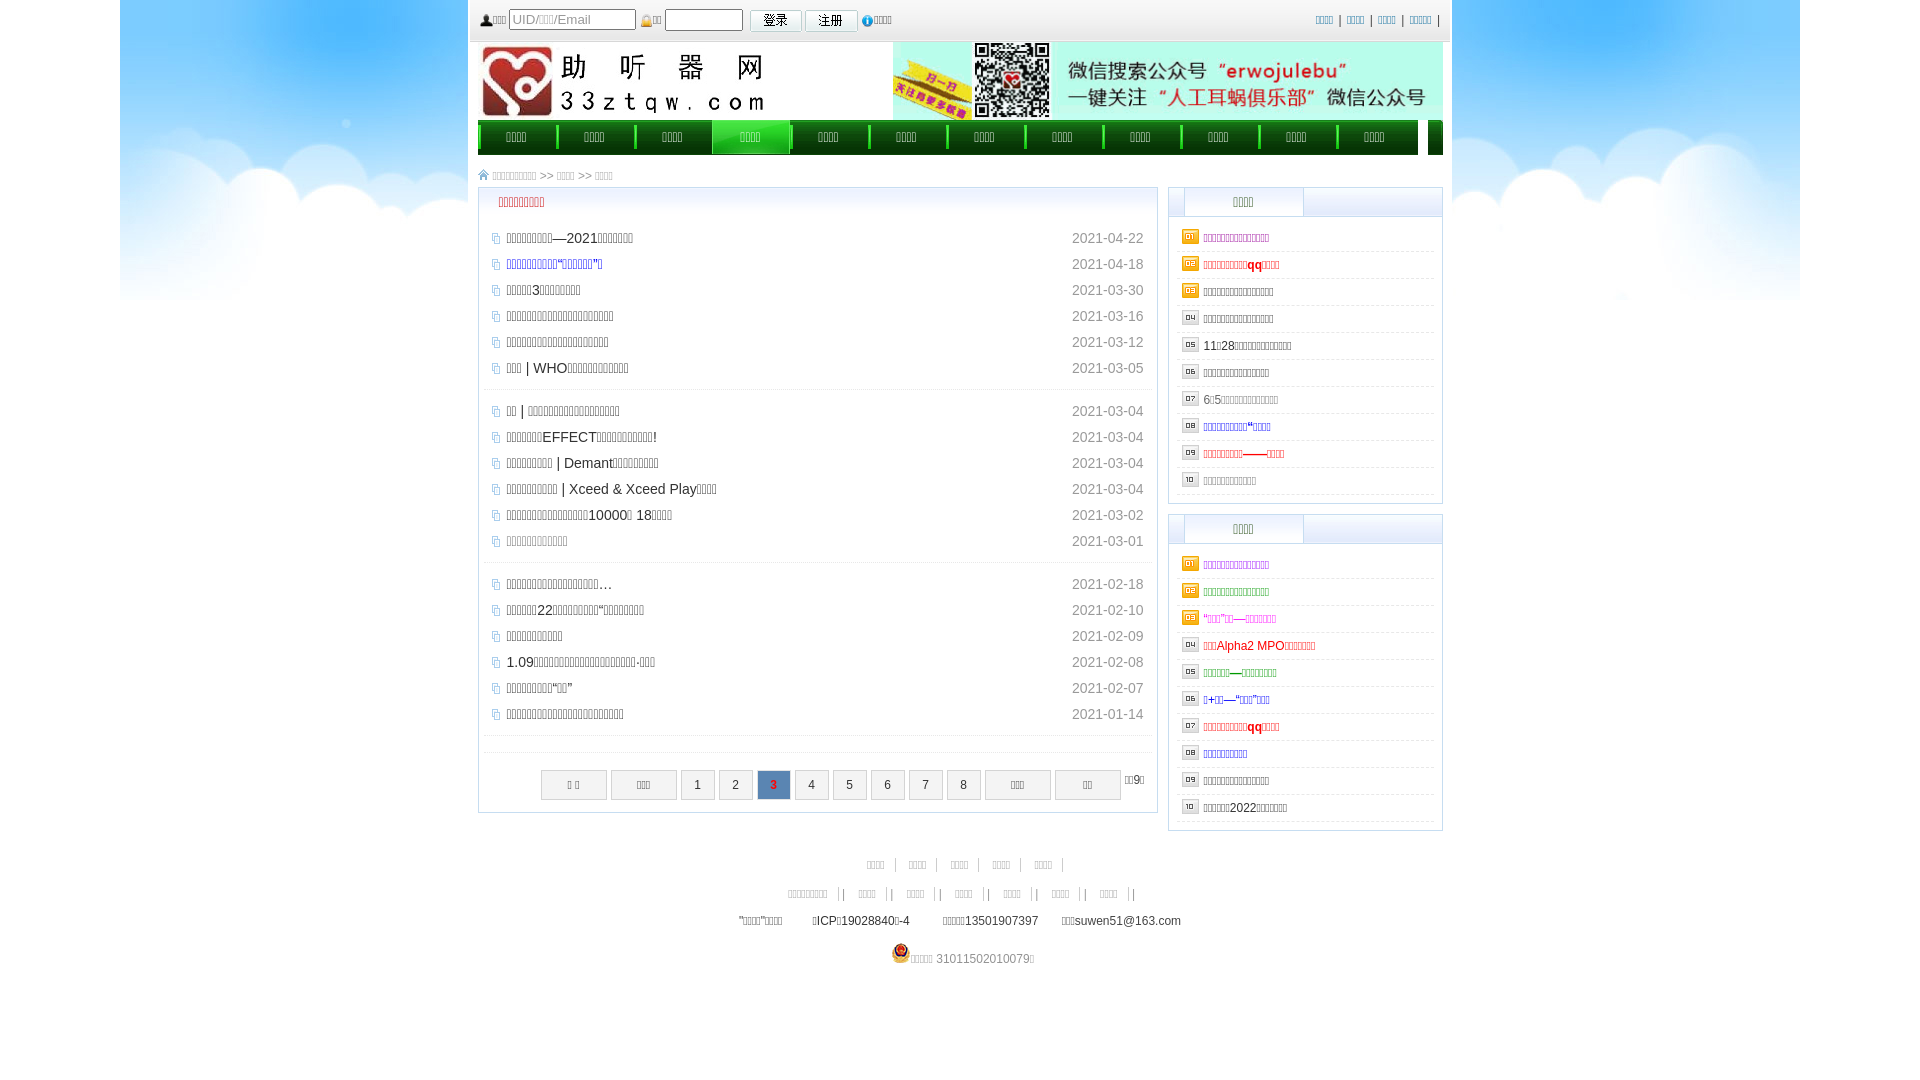 The width and height of the screenshot is (1920, 1080). Describe the element at coordinates (697, 784) in the screenshot. I see `'1'` at that location.